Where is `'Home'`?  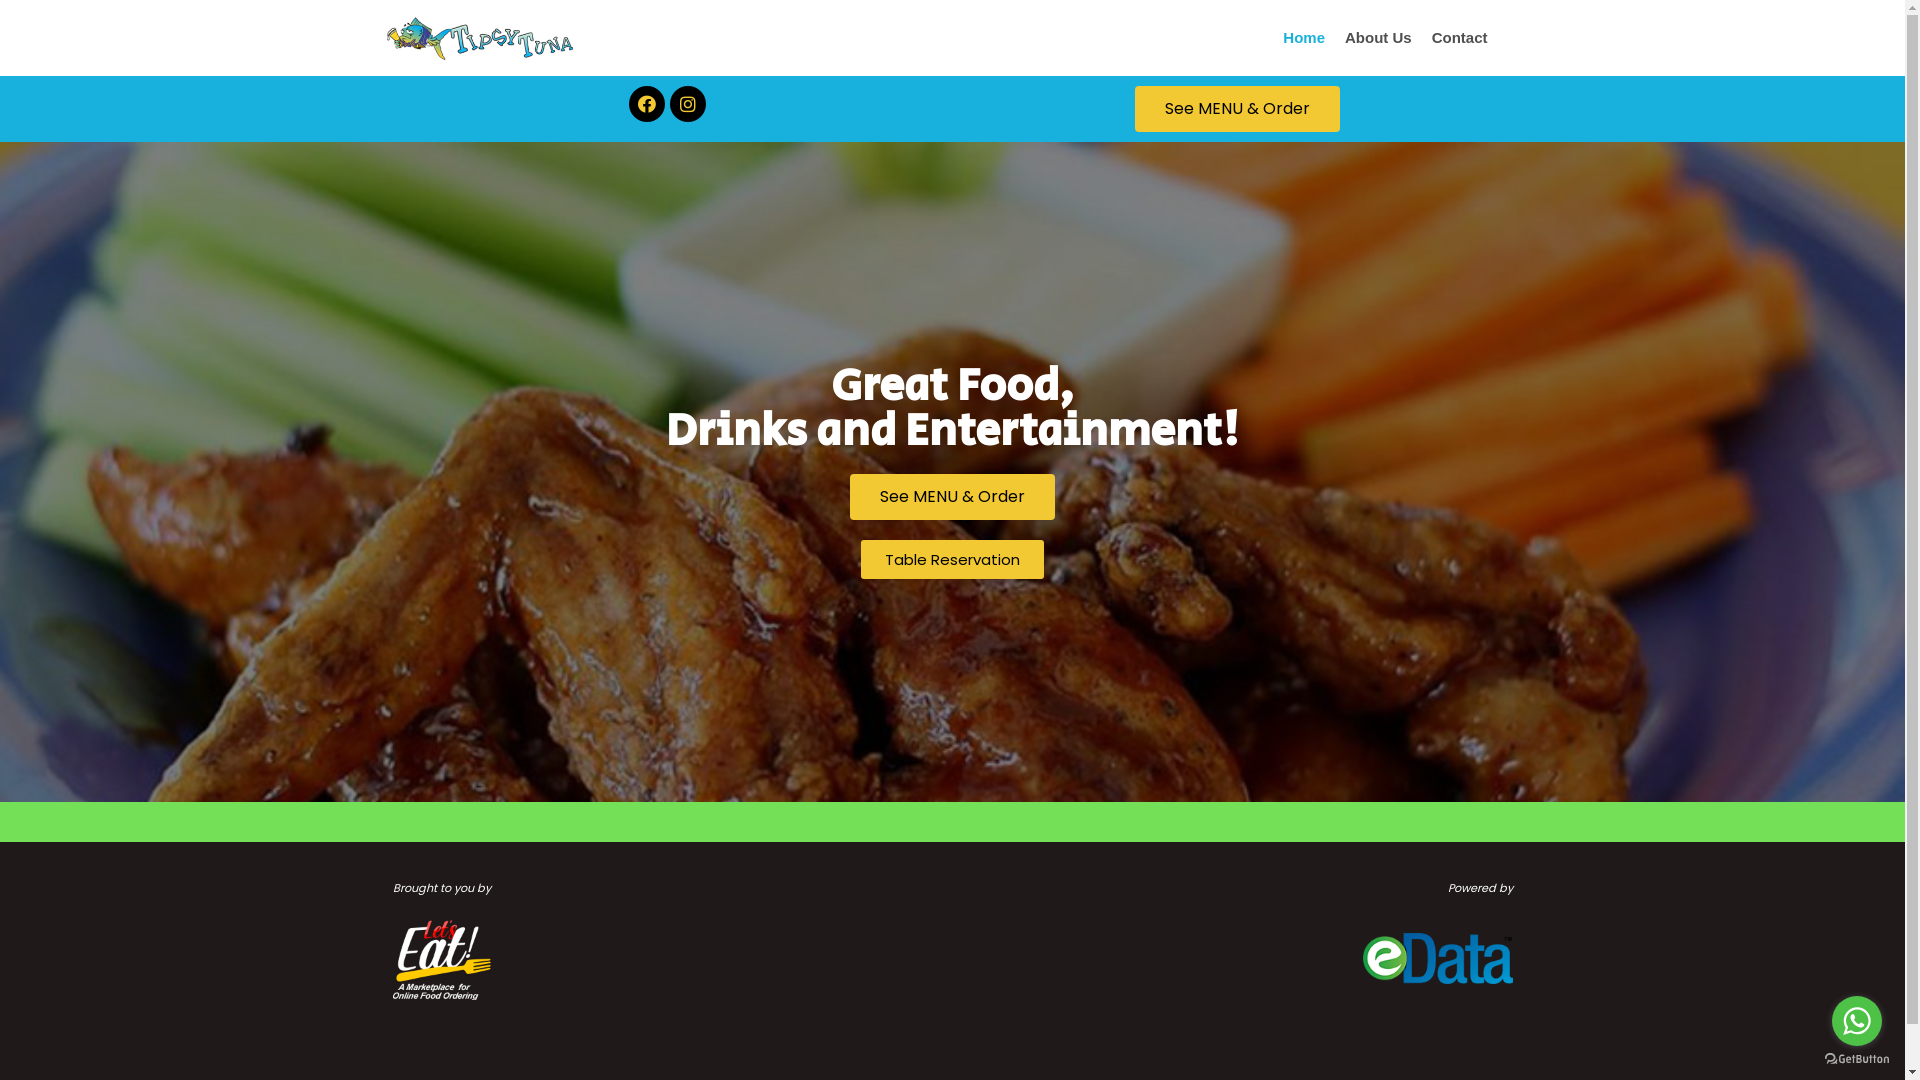
'Home' is located at coordinates (1304, 38).